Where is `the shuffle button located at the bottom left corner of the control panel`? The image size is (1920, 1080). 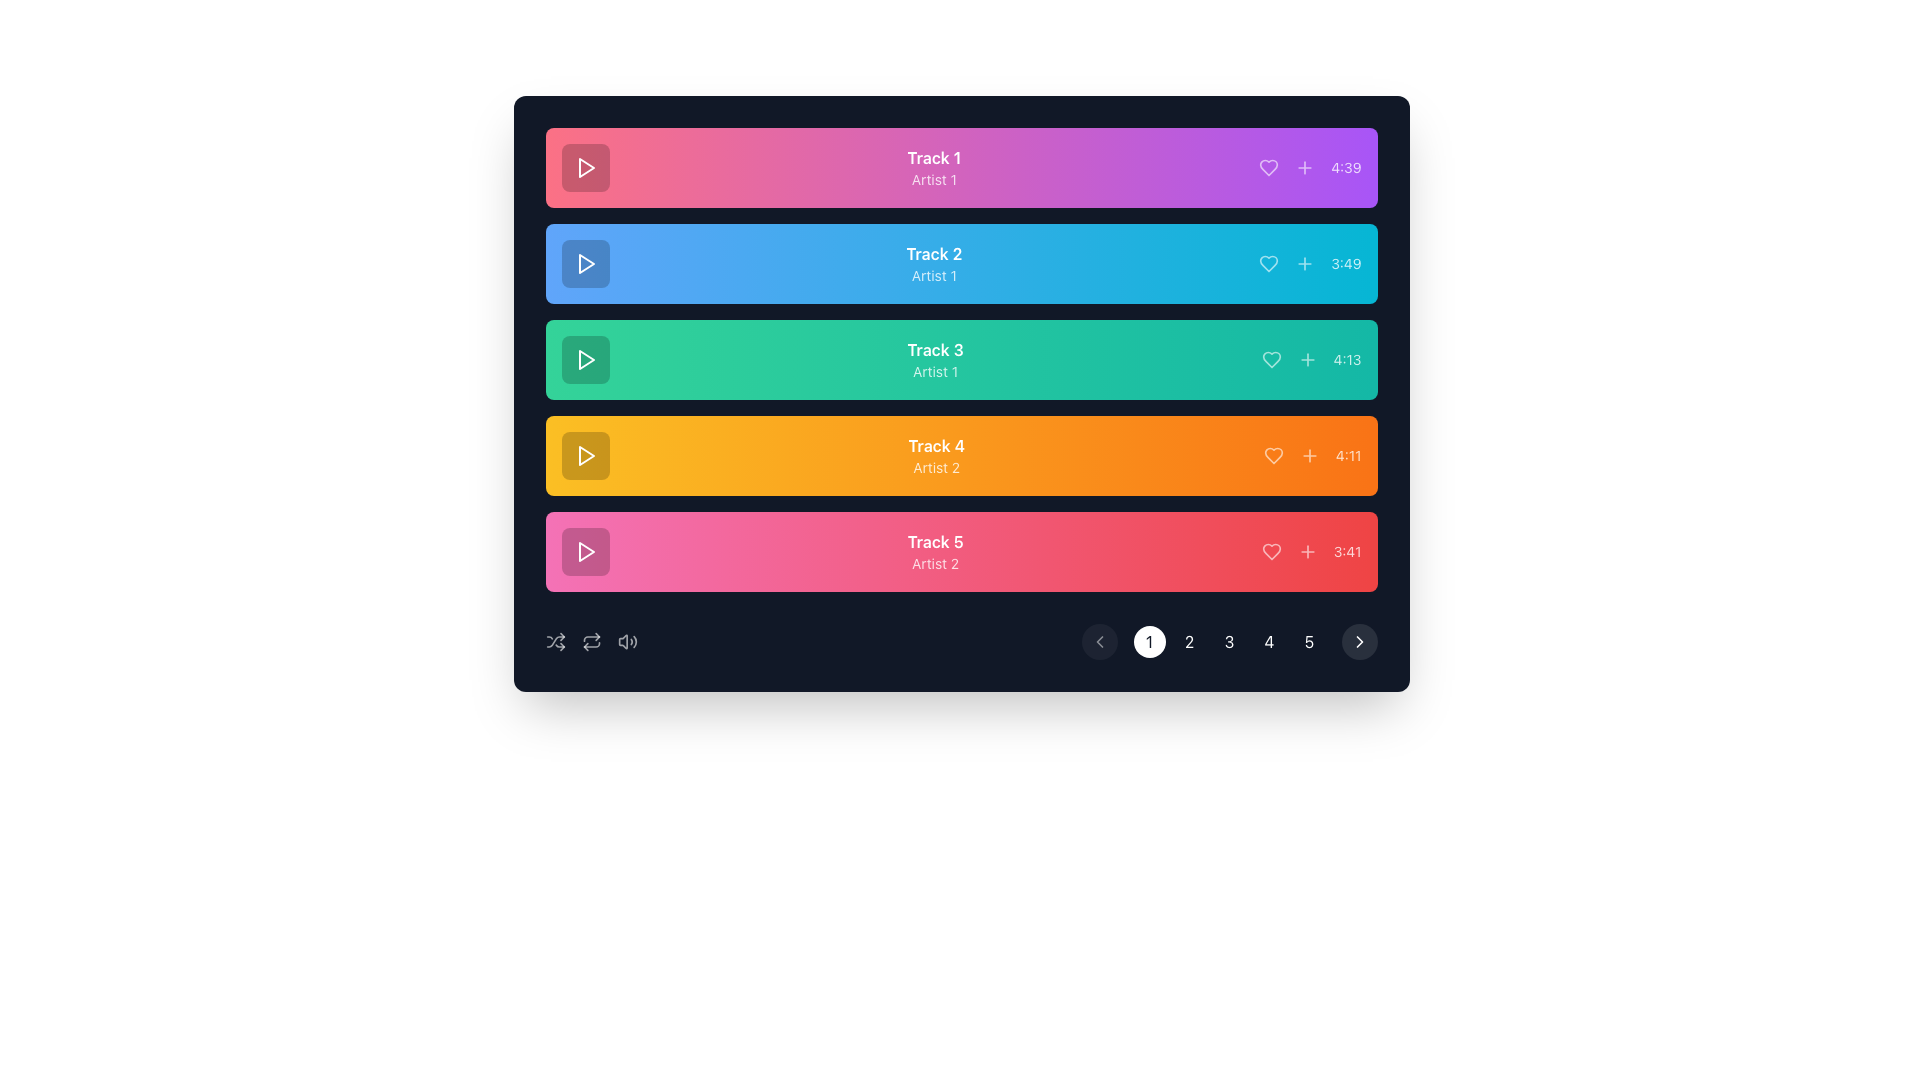 the shuffle button located at the bottom left corner of the control panel is located at coordinates (555, 641).